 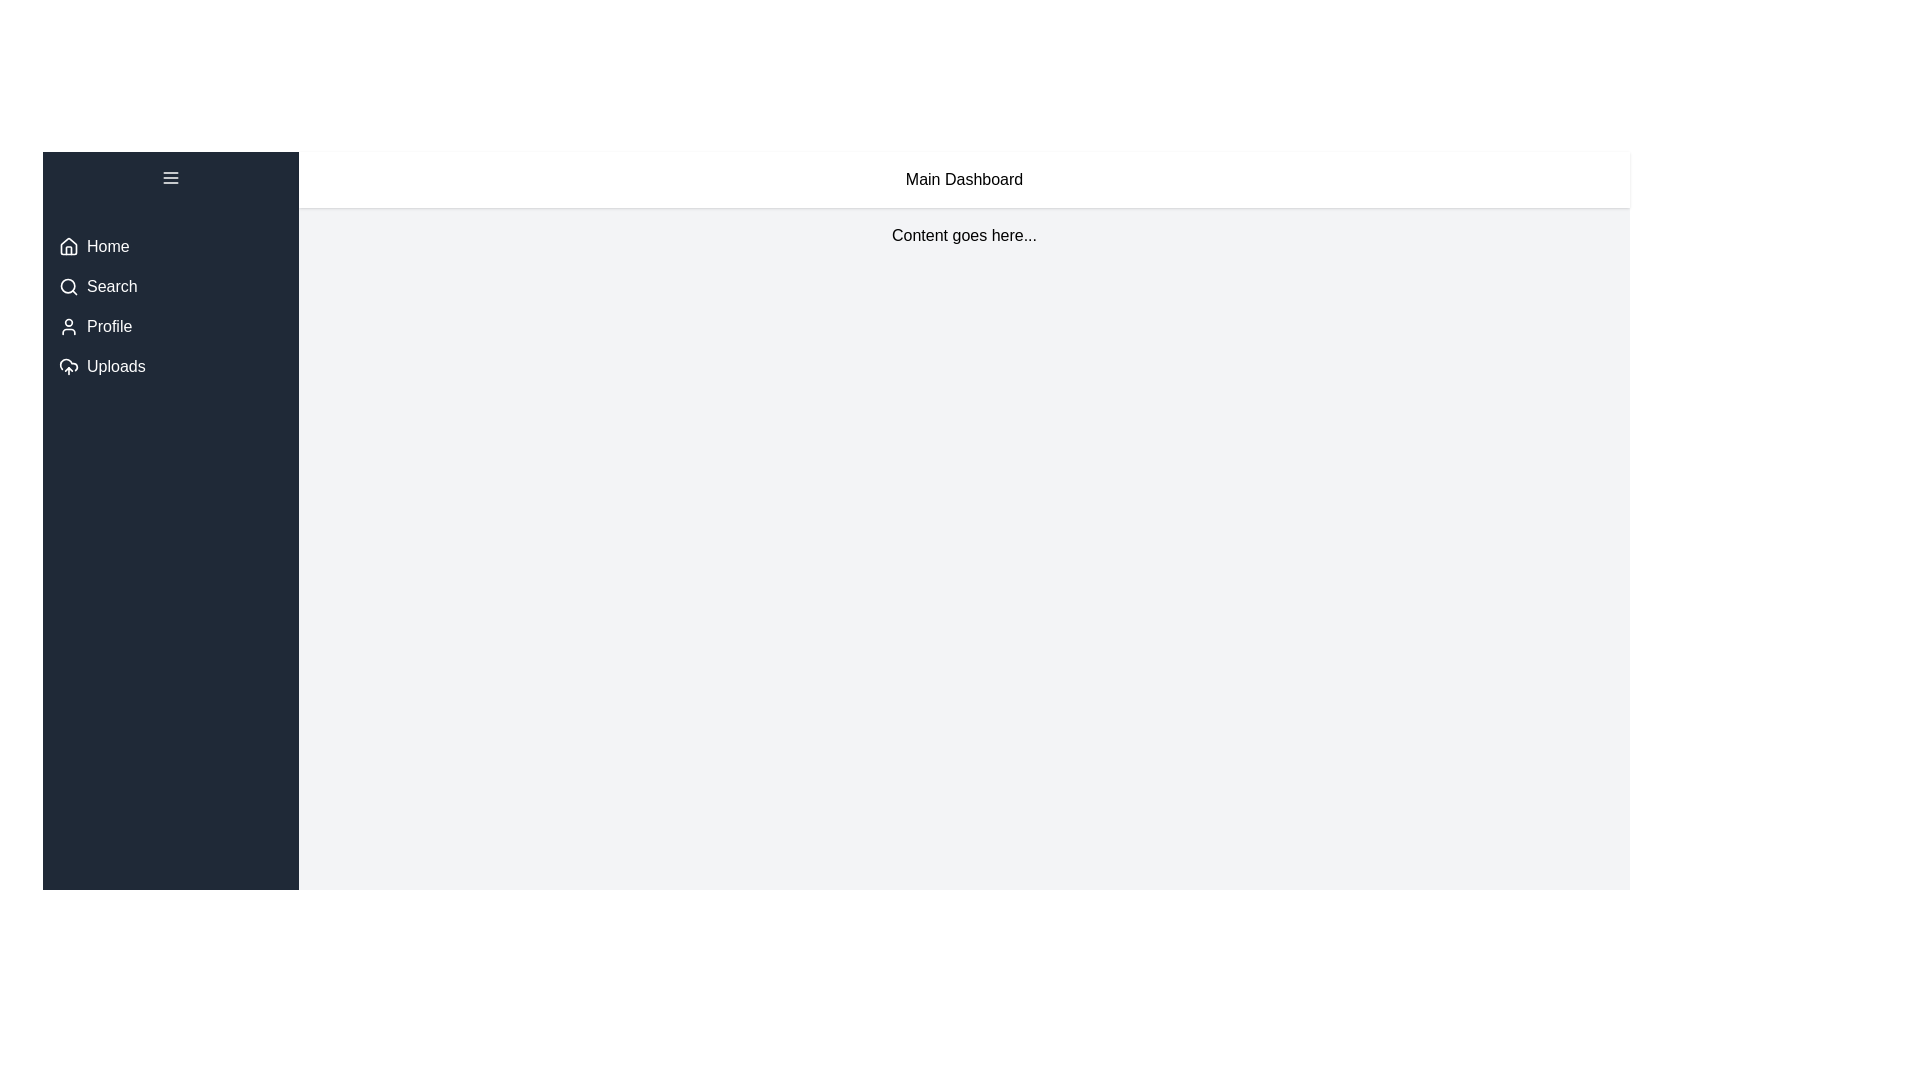 I want to click on the 'Profile' menu item, which is the third item in the vertical menu, so click(x=171, y=326).